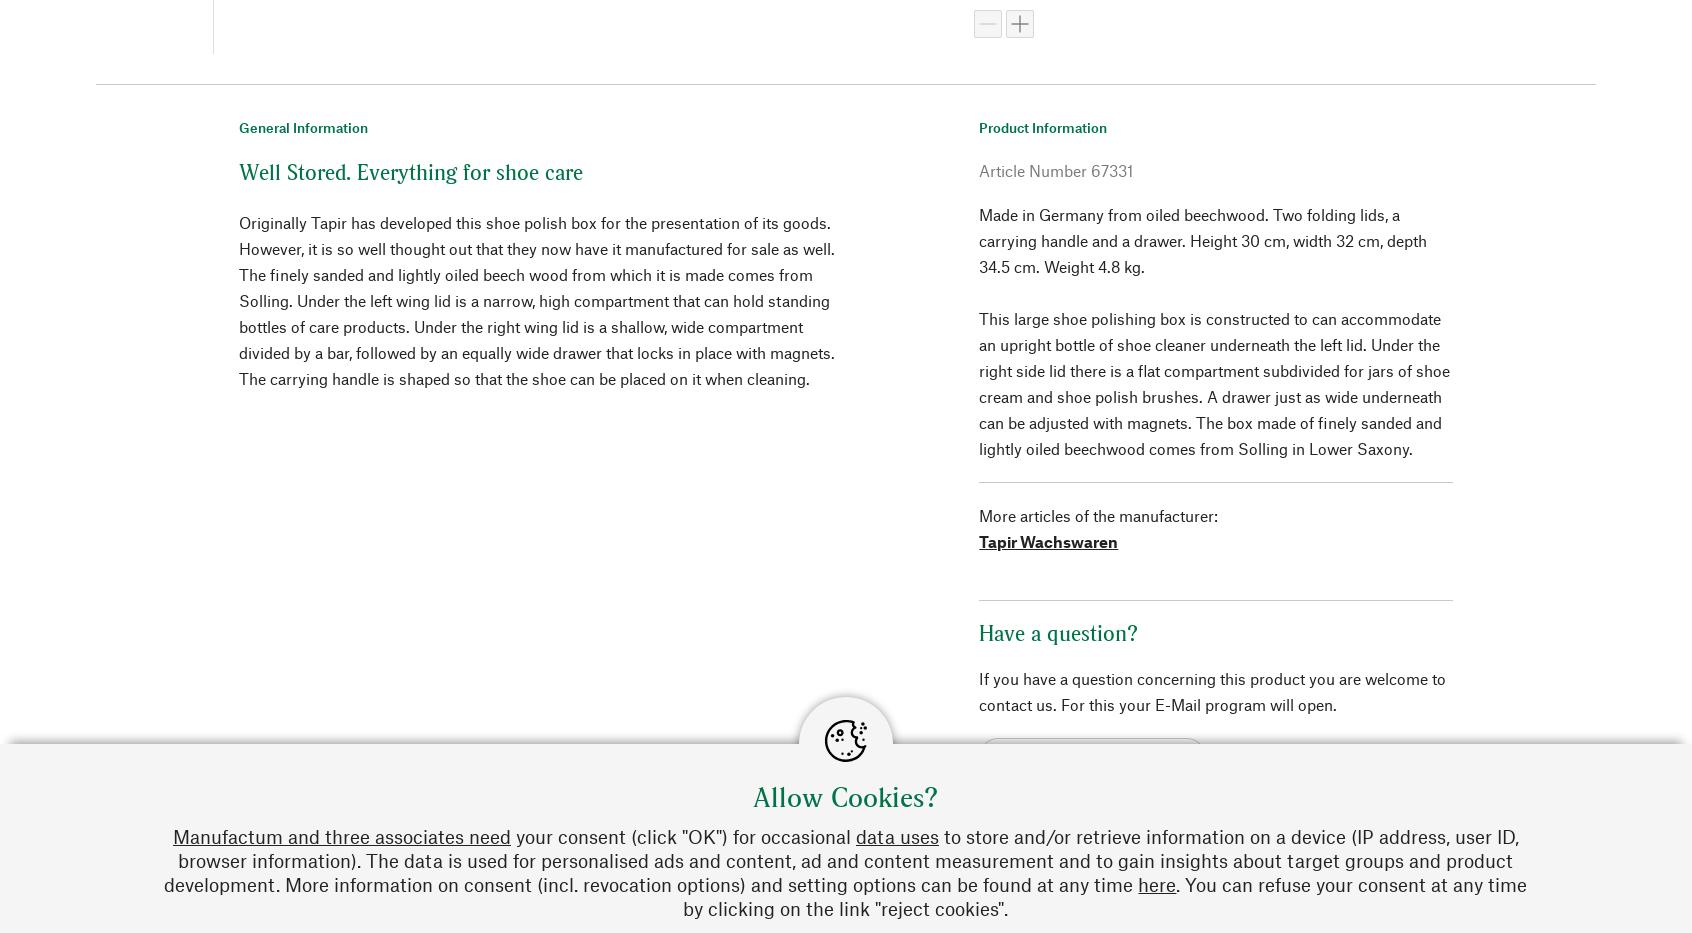 The height and width of the screenshot is (933, 1692). I want to click on 'Have a question?', so click(1058, 631).